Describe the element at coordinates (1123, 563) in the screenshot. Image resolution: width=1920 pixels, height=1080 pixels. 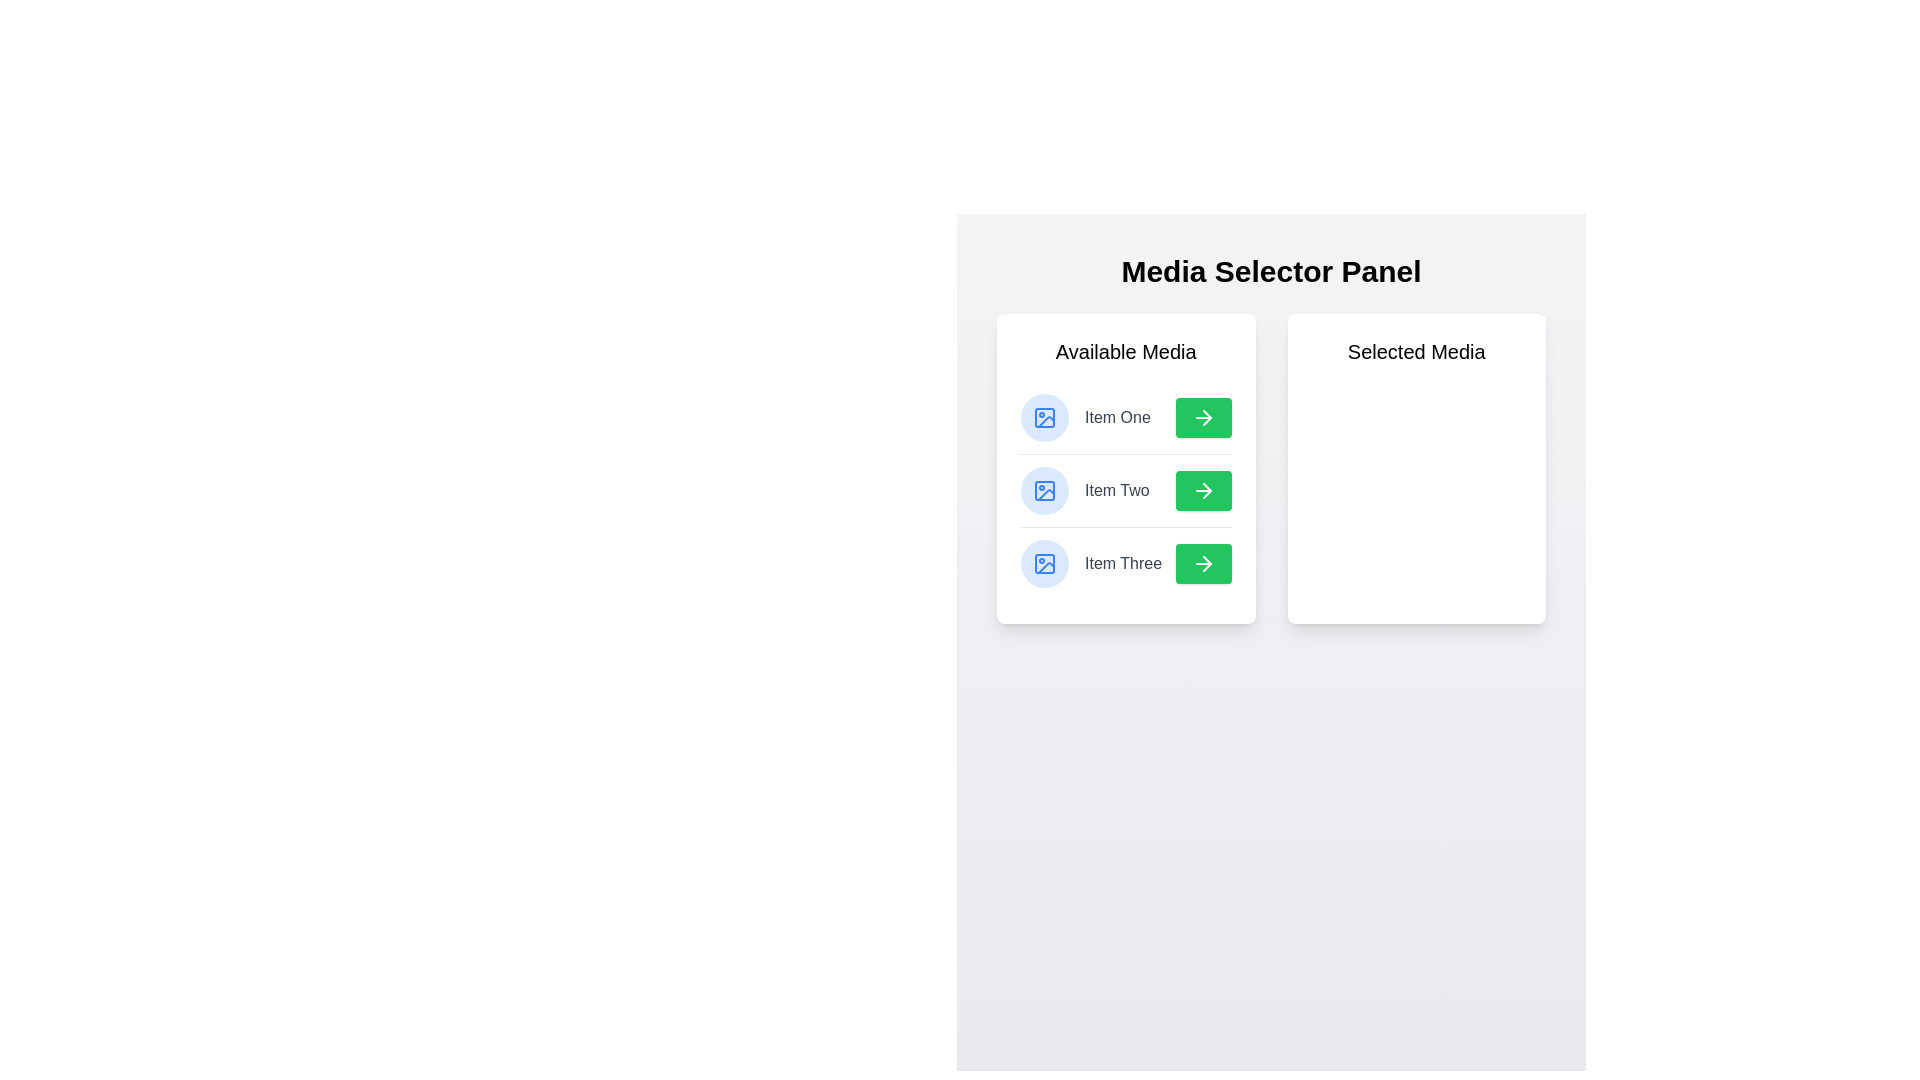
I see `the text label displaying 'Item Three' in the left panel labeled 'Available Media', which is horizontally aligned between a circular icon on the left and a green button on the right` at that location.